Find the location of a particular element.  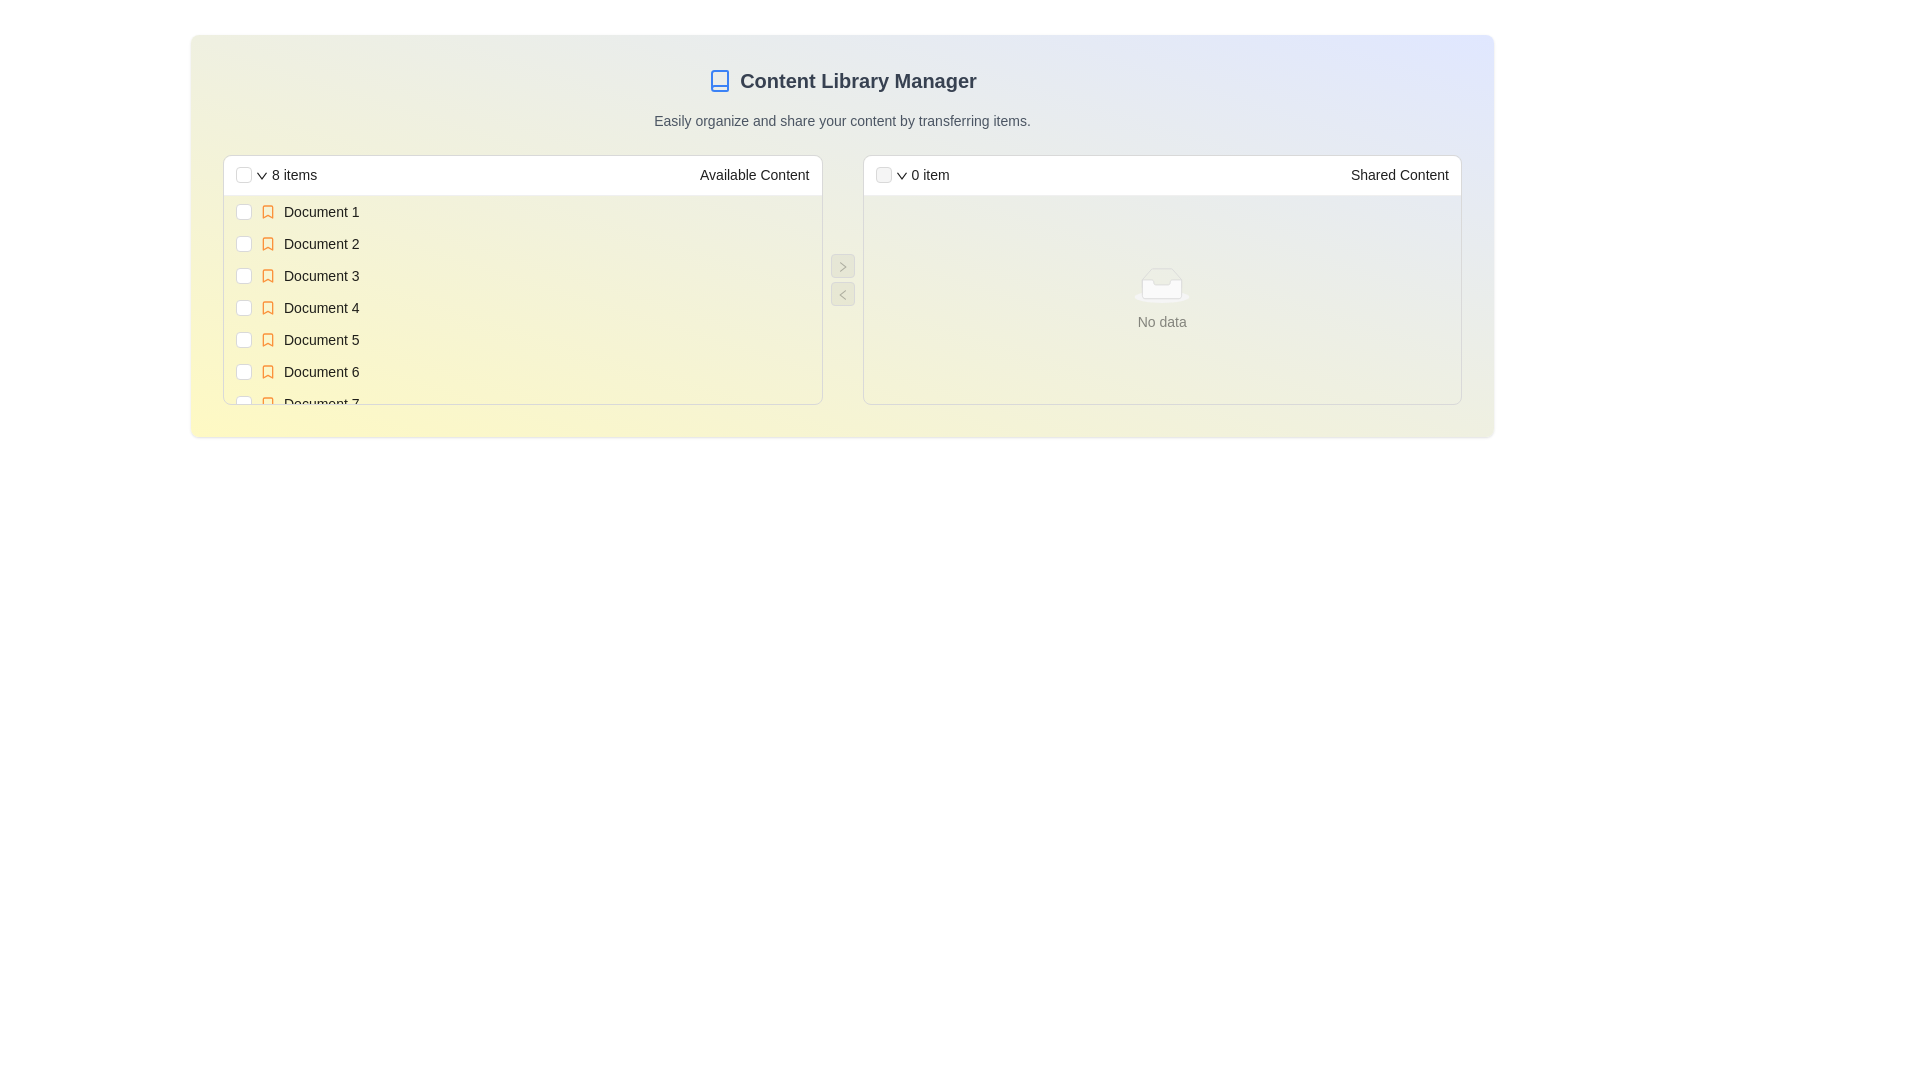

the checkbox located next to the '8 items' text in the 'Available Content' section for accessibility navigation is located at coordinates (243, 173).